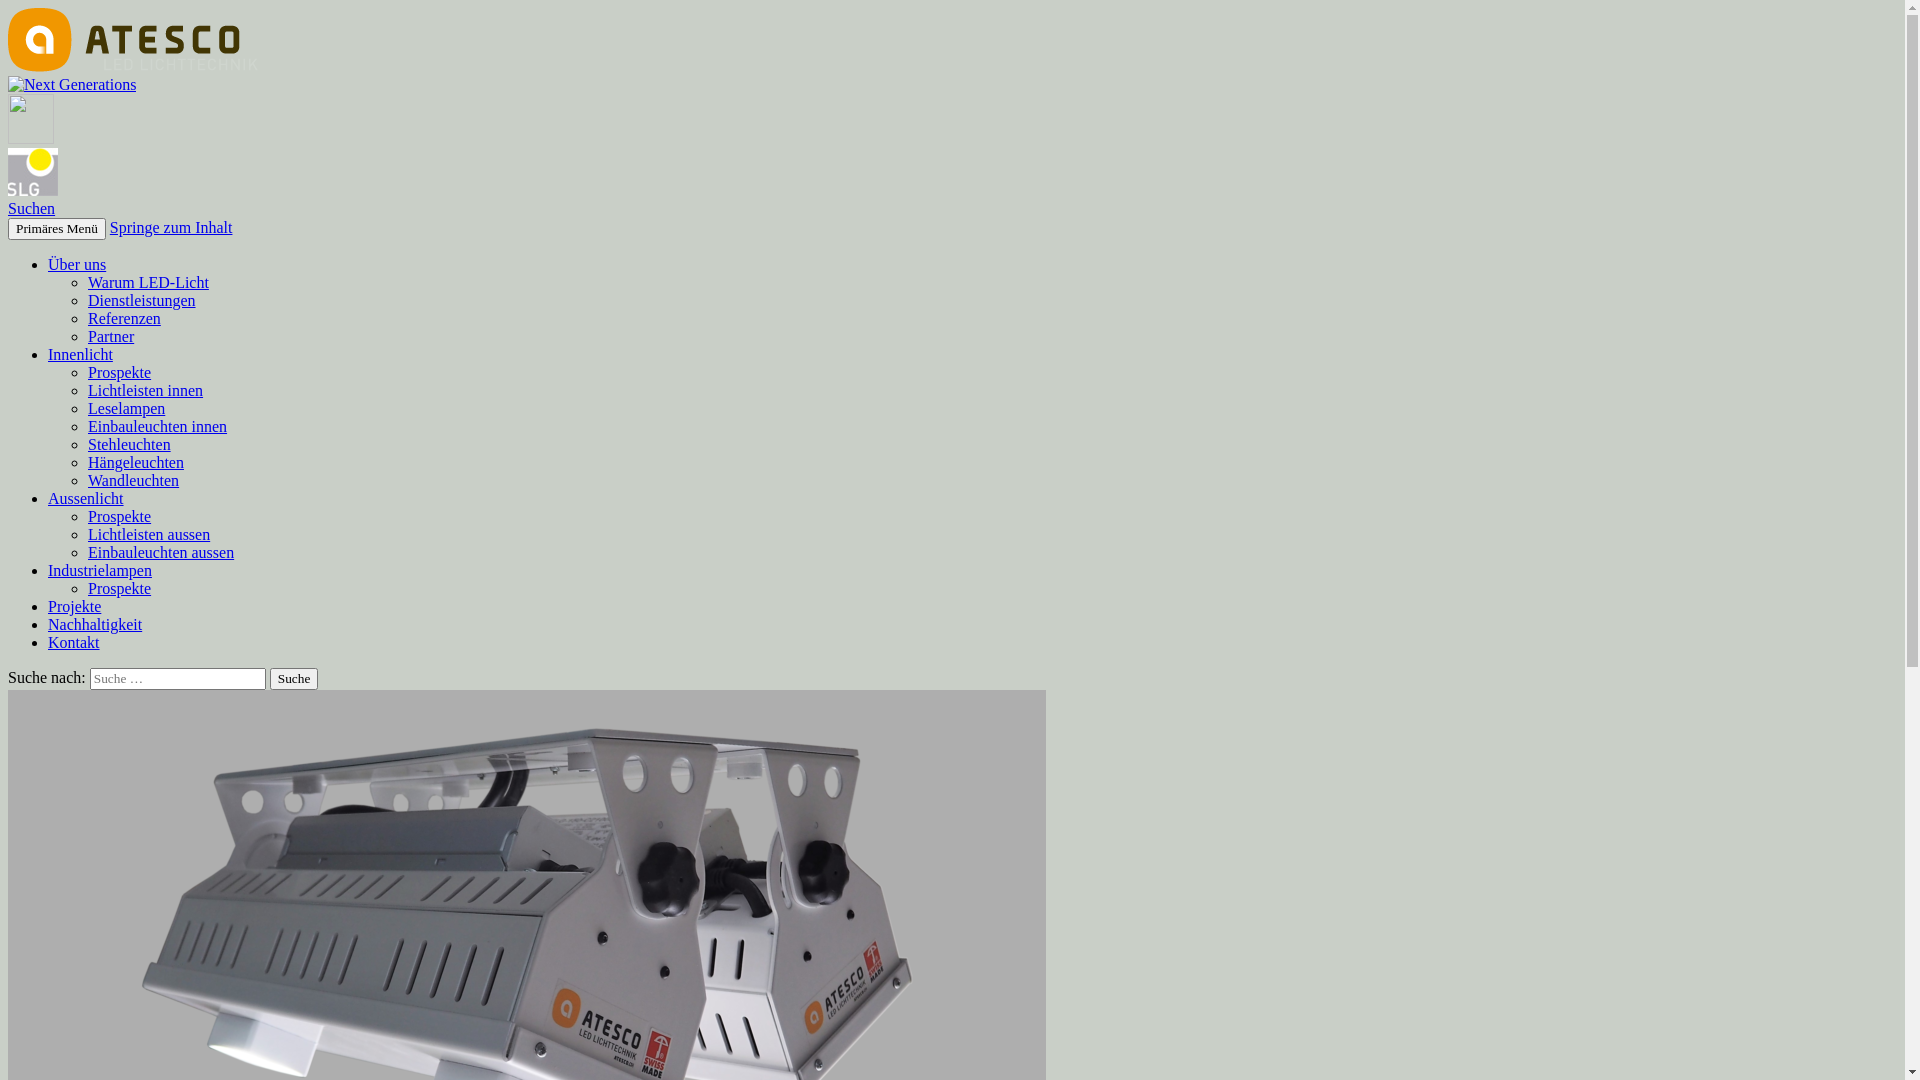 The width and height of the screenshot is (1920, 1080). Describe the element at coordinates (94, 623) in the screenshot. I see `'Nachhaltigkeit'` at that location.